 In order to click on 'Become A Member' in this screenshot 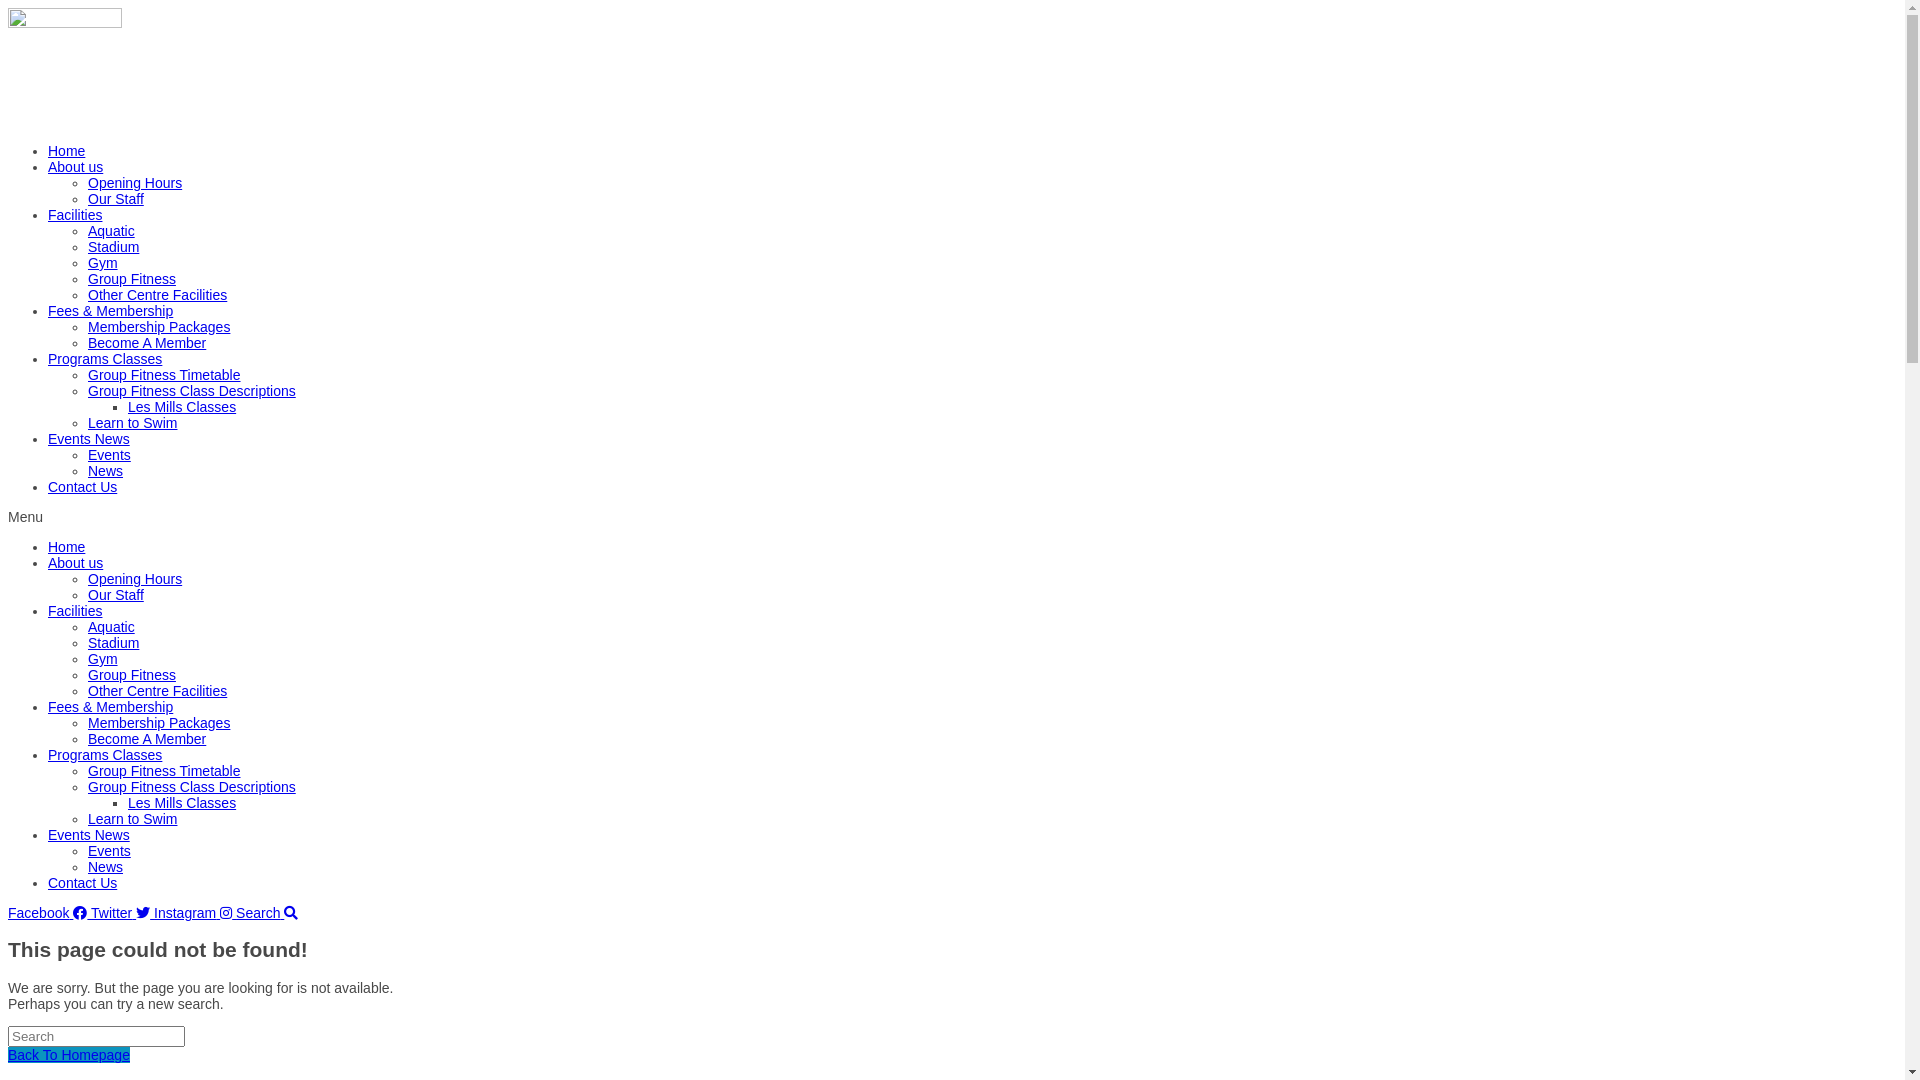, I will do `click(146, 739)`.